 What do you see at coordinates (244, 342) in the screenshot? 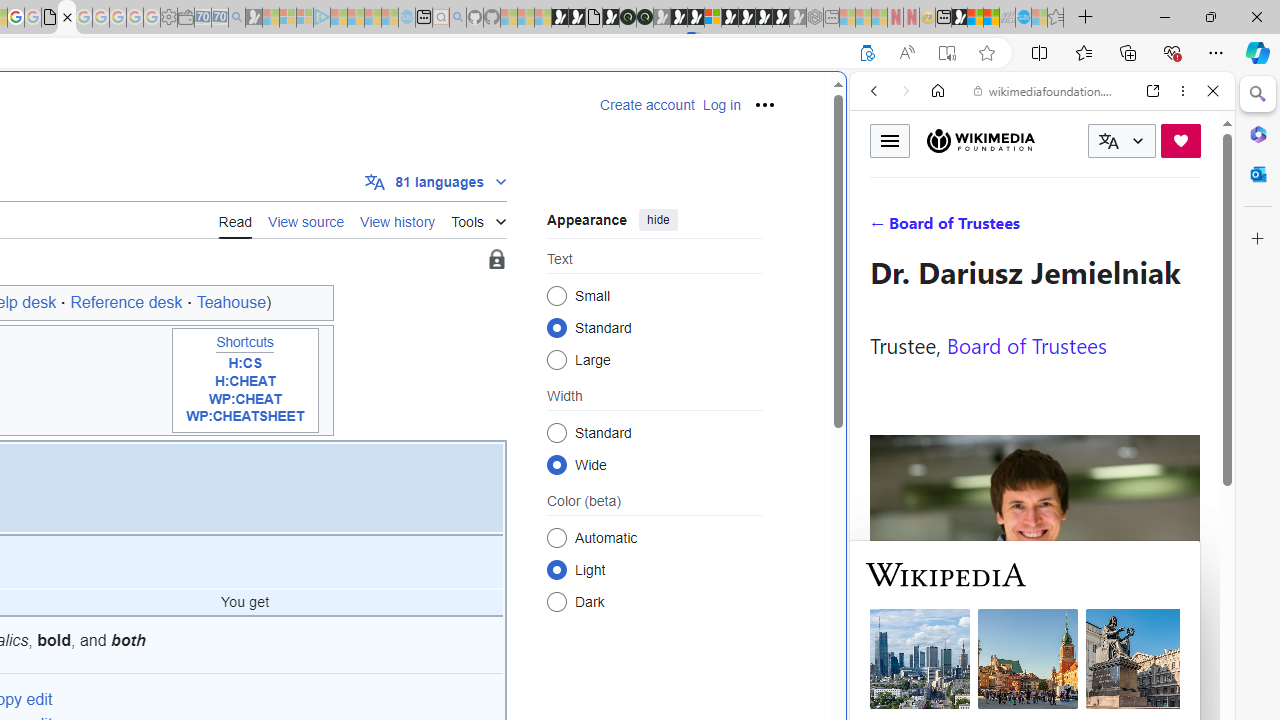
I see `'Shortcuts'` at bounding box center [244, 342].